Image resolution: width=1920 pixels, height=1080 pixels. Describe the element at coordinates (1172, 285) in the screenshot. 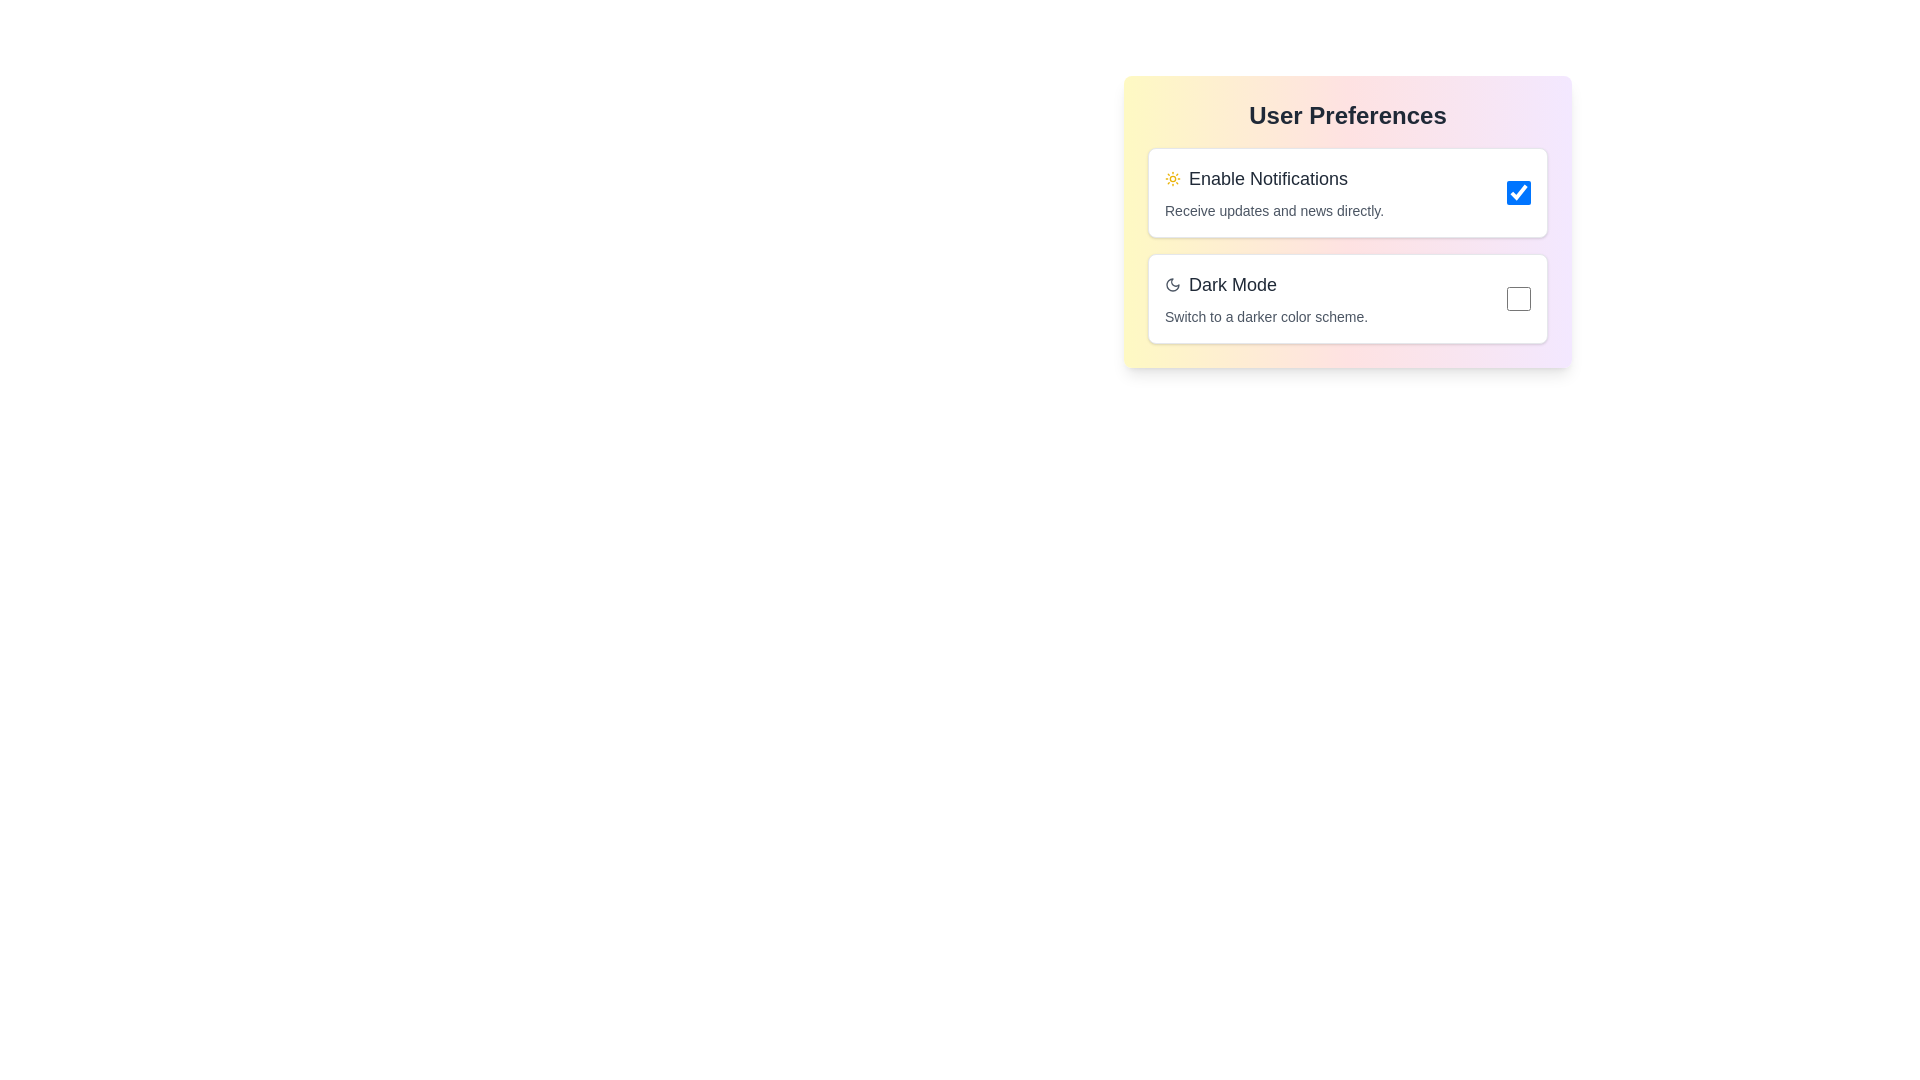

I see `the dark mode icon located to the left of the 'Dark Mode' text in the 'User Preferences' section` at that location.